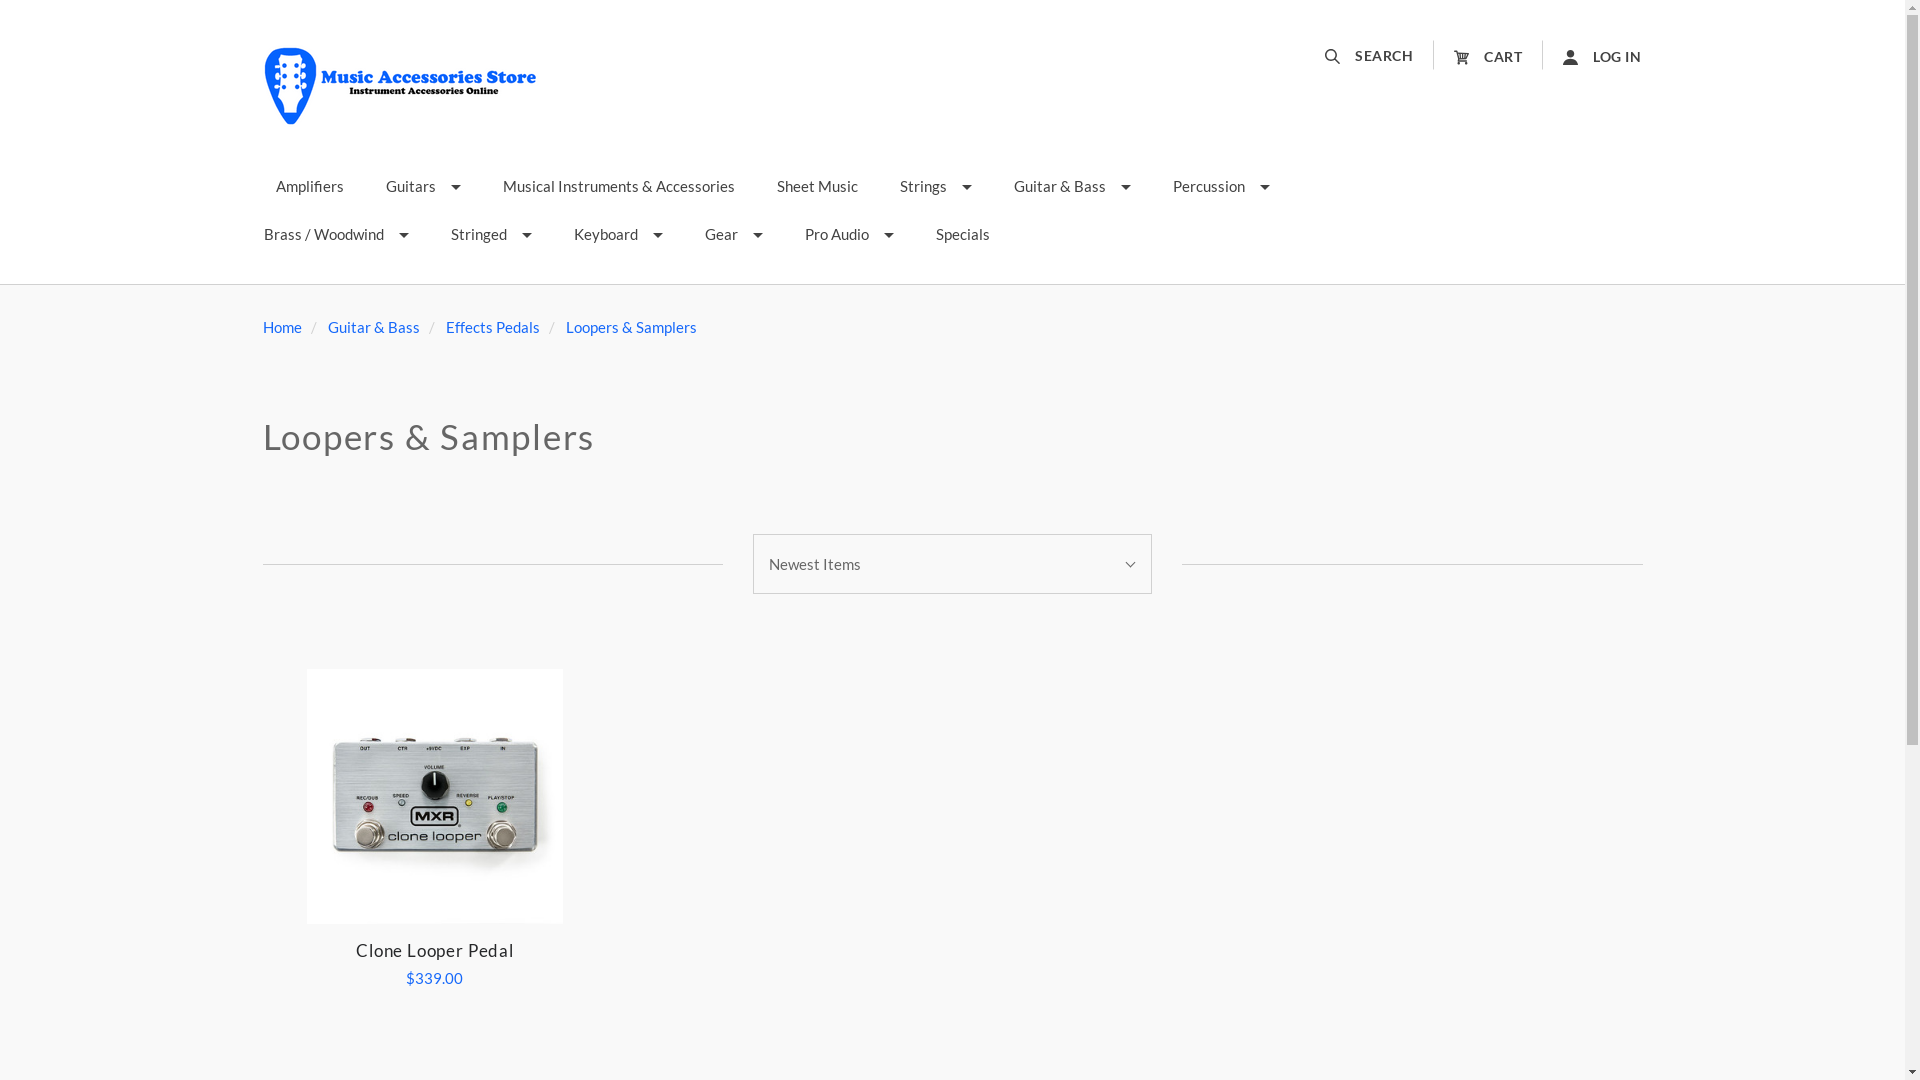  What do you see at coordinates (849, 234) in the screenshot?
I see `'Pro Audio'` at bounding box center [849, 234].